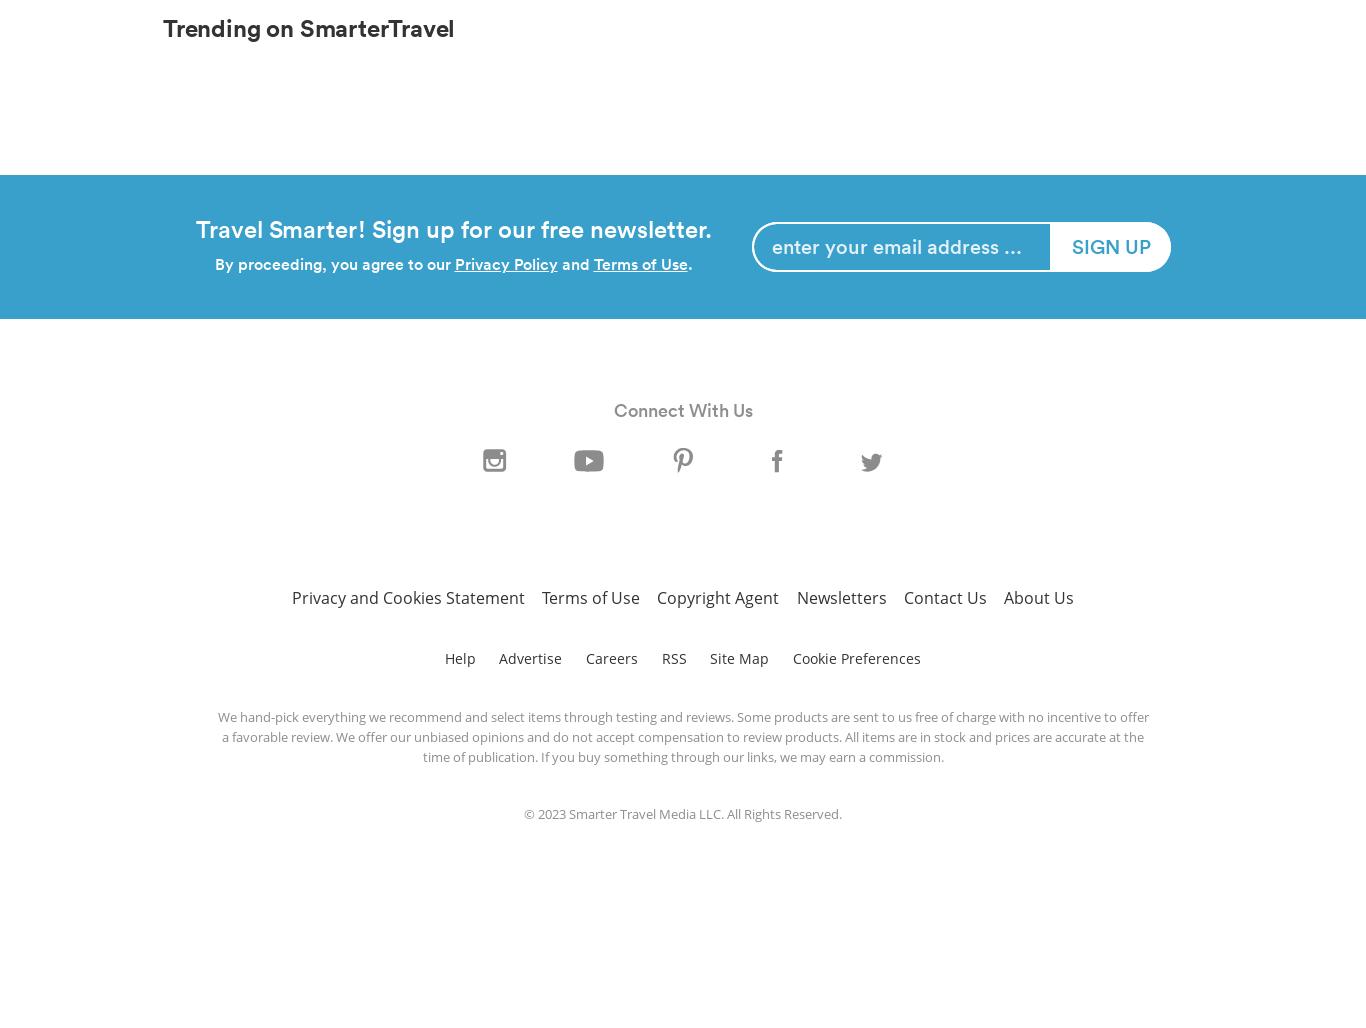  Describe the element at coordinates (717, 595) in the screenshot. I see `'Copyright Agent'` at that location.